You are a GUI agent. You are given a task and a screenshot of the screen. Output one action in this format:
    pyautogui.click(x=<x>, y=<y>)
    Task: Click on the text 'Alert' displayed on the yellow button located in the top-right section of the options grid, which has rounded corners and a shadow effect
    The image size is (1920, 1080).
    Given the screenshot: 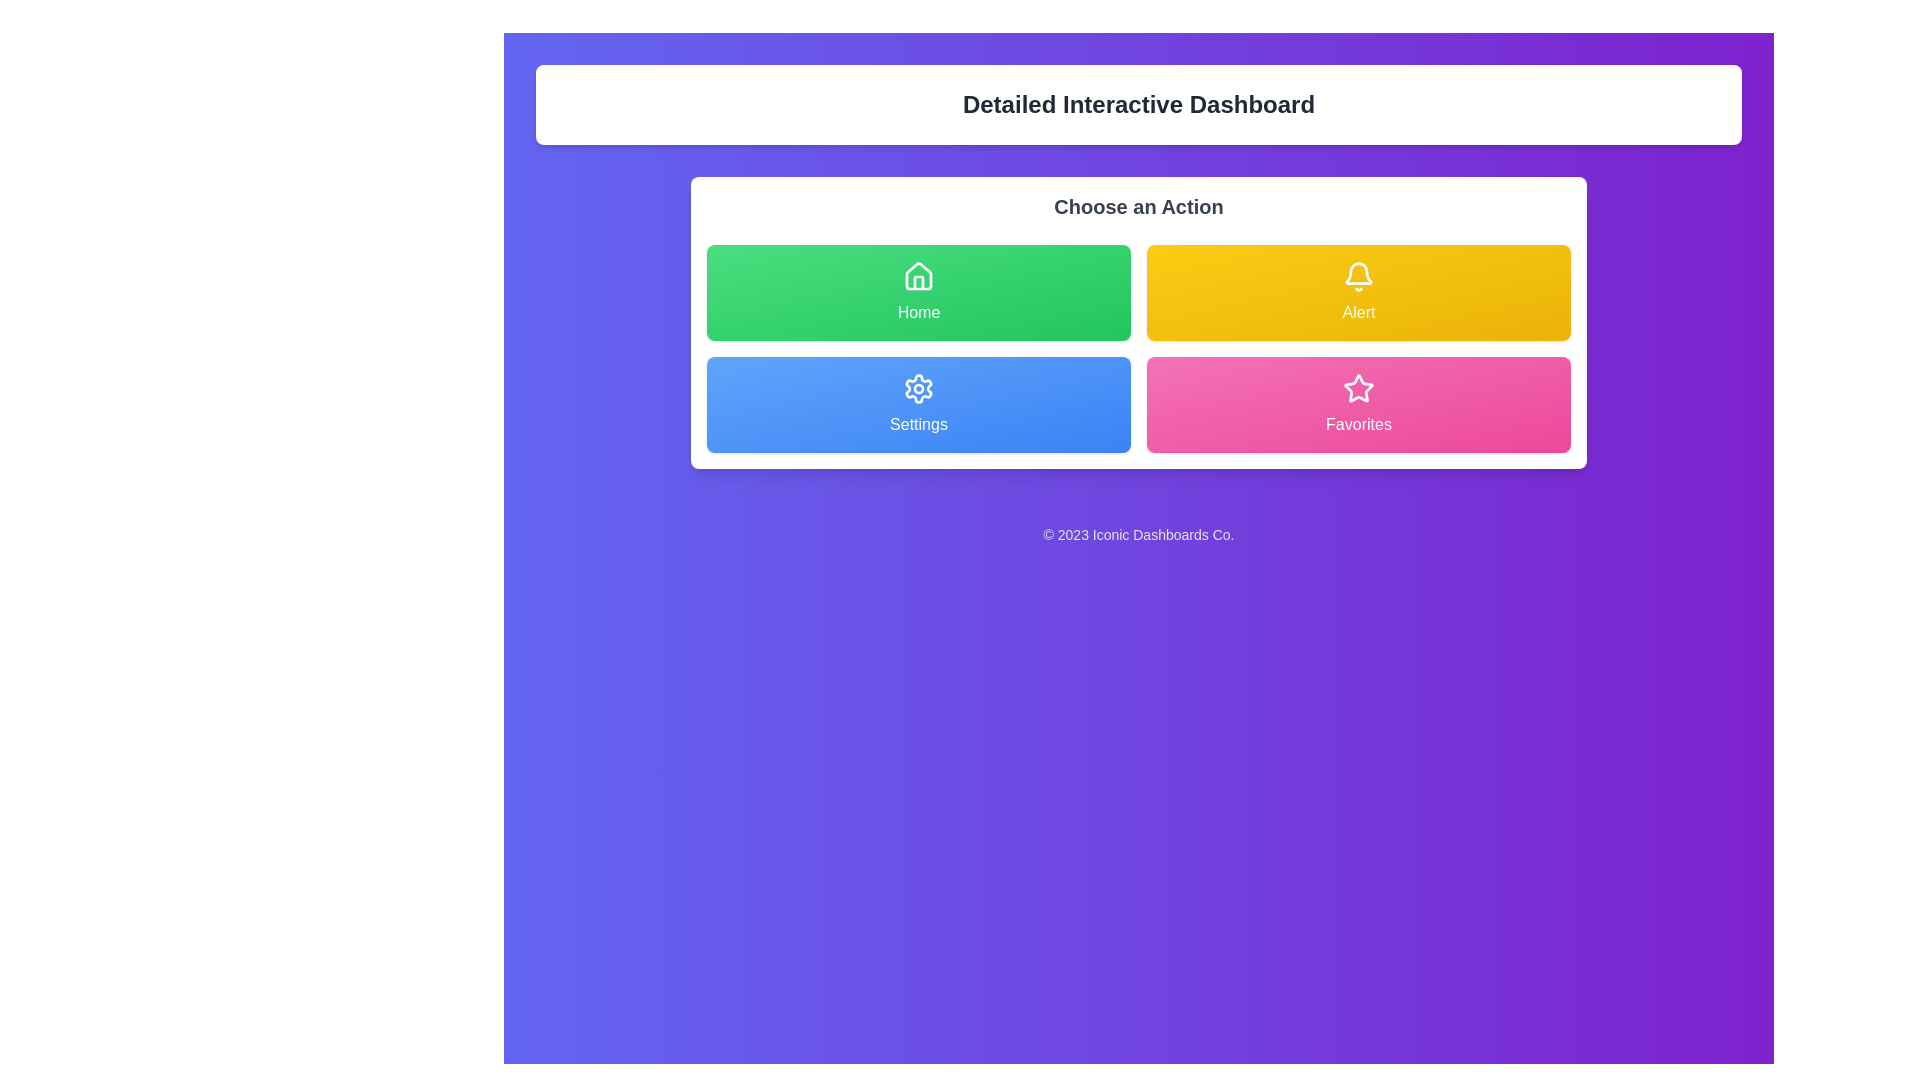 What is the action you would take?
    pyautogui.click(x=1358, y=312)
    